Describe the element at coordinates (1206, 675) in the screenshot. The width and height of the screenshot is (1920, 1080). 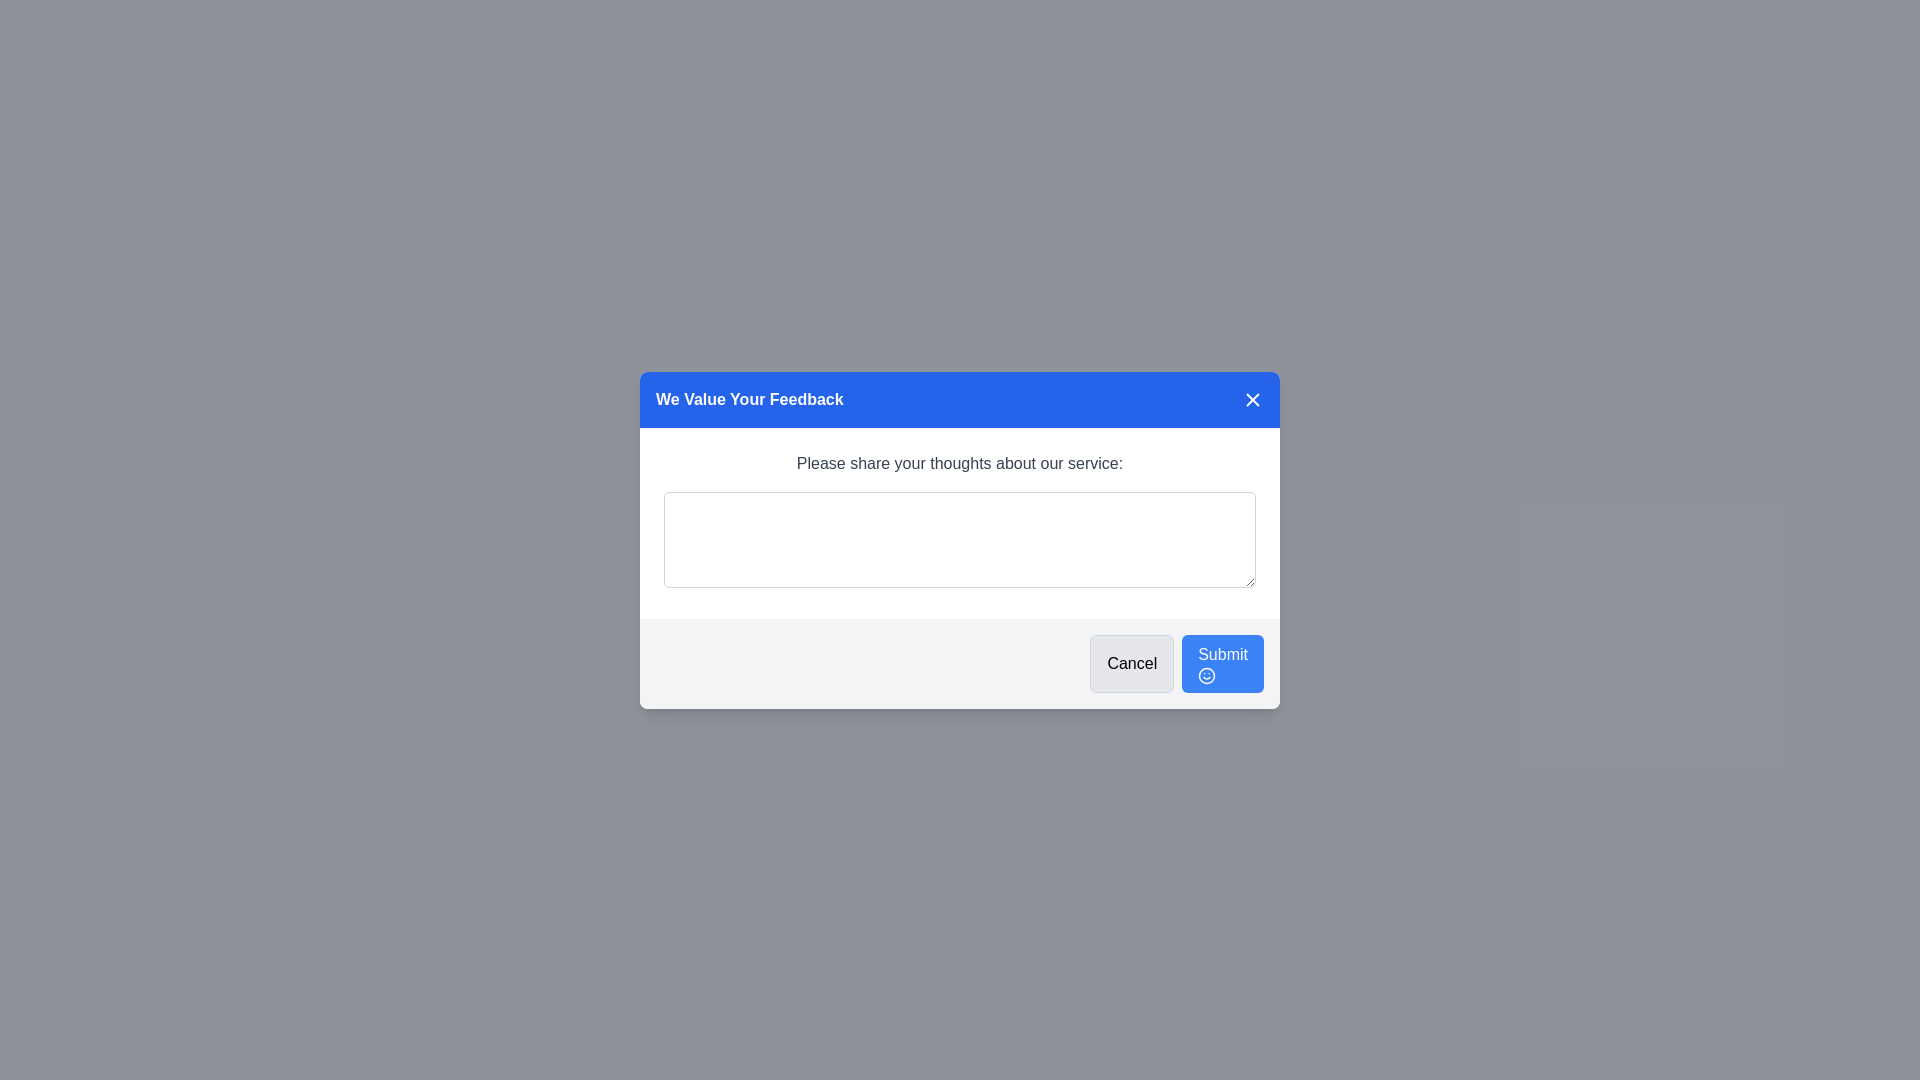
I see `the central circle of the smiley face icon located inside the 'Submit' button in the feedback dialog box` at that location.